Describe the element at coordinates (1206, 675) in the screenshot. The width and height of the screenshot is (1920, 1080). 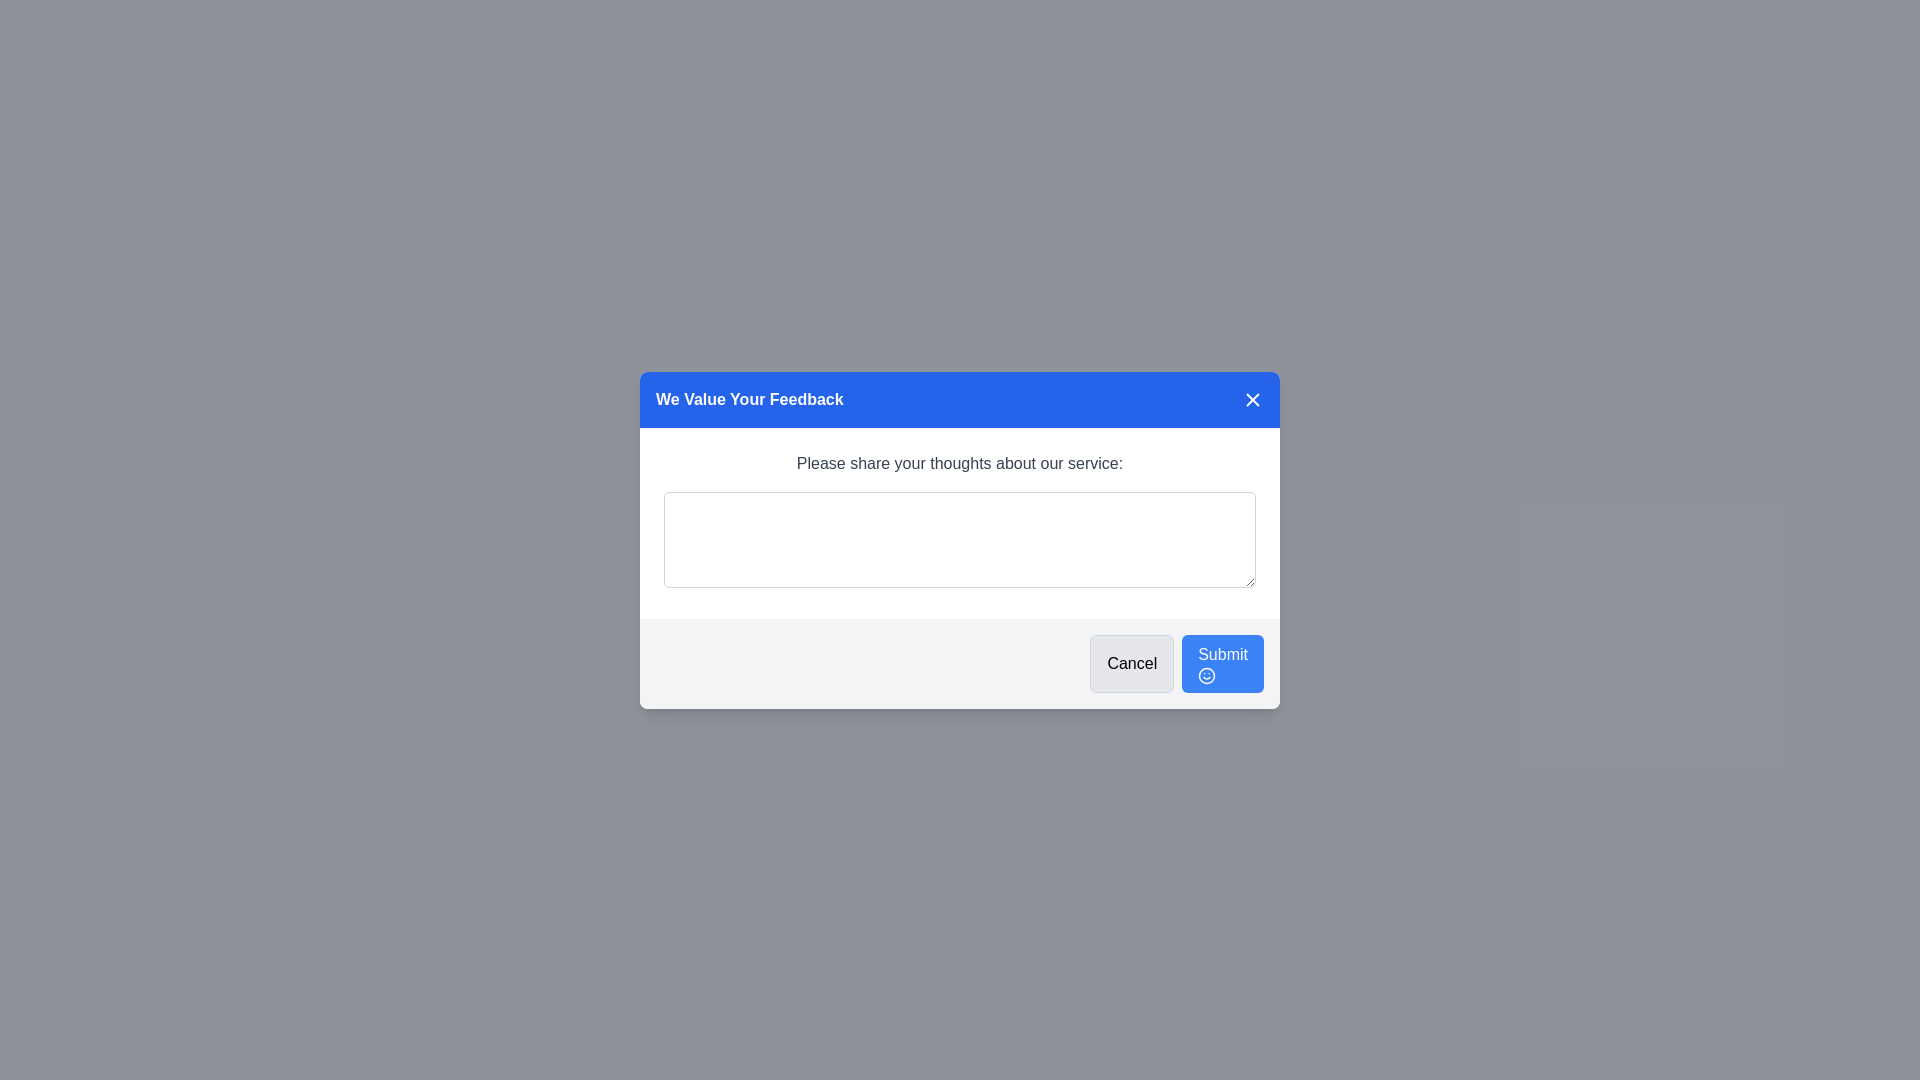
I see `the central circle of the smiley face icon located inside the 'Submit' button in the feedback dialog box` at that location.